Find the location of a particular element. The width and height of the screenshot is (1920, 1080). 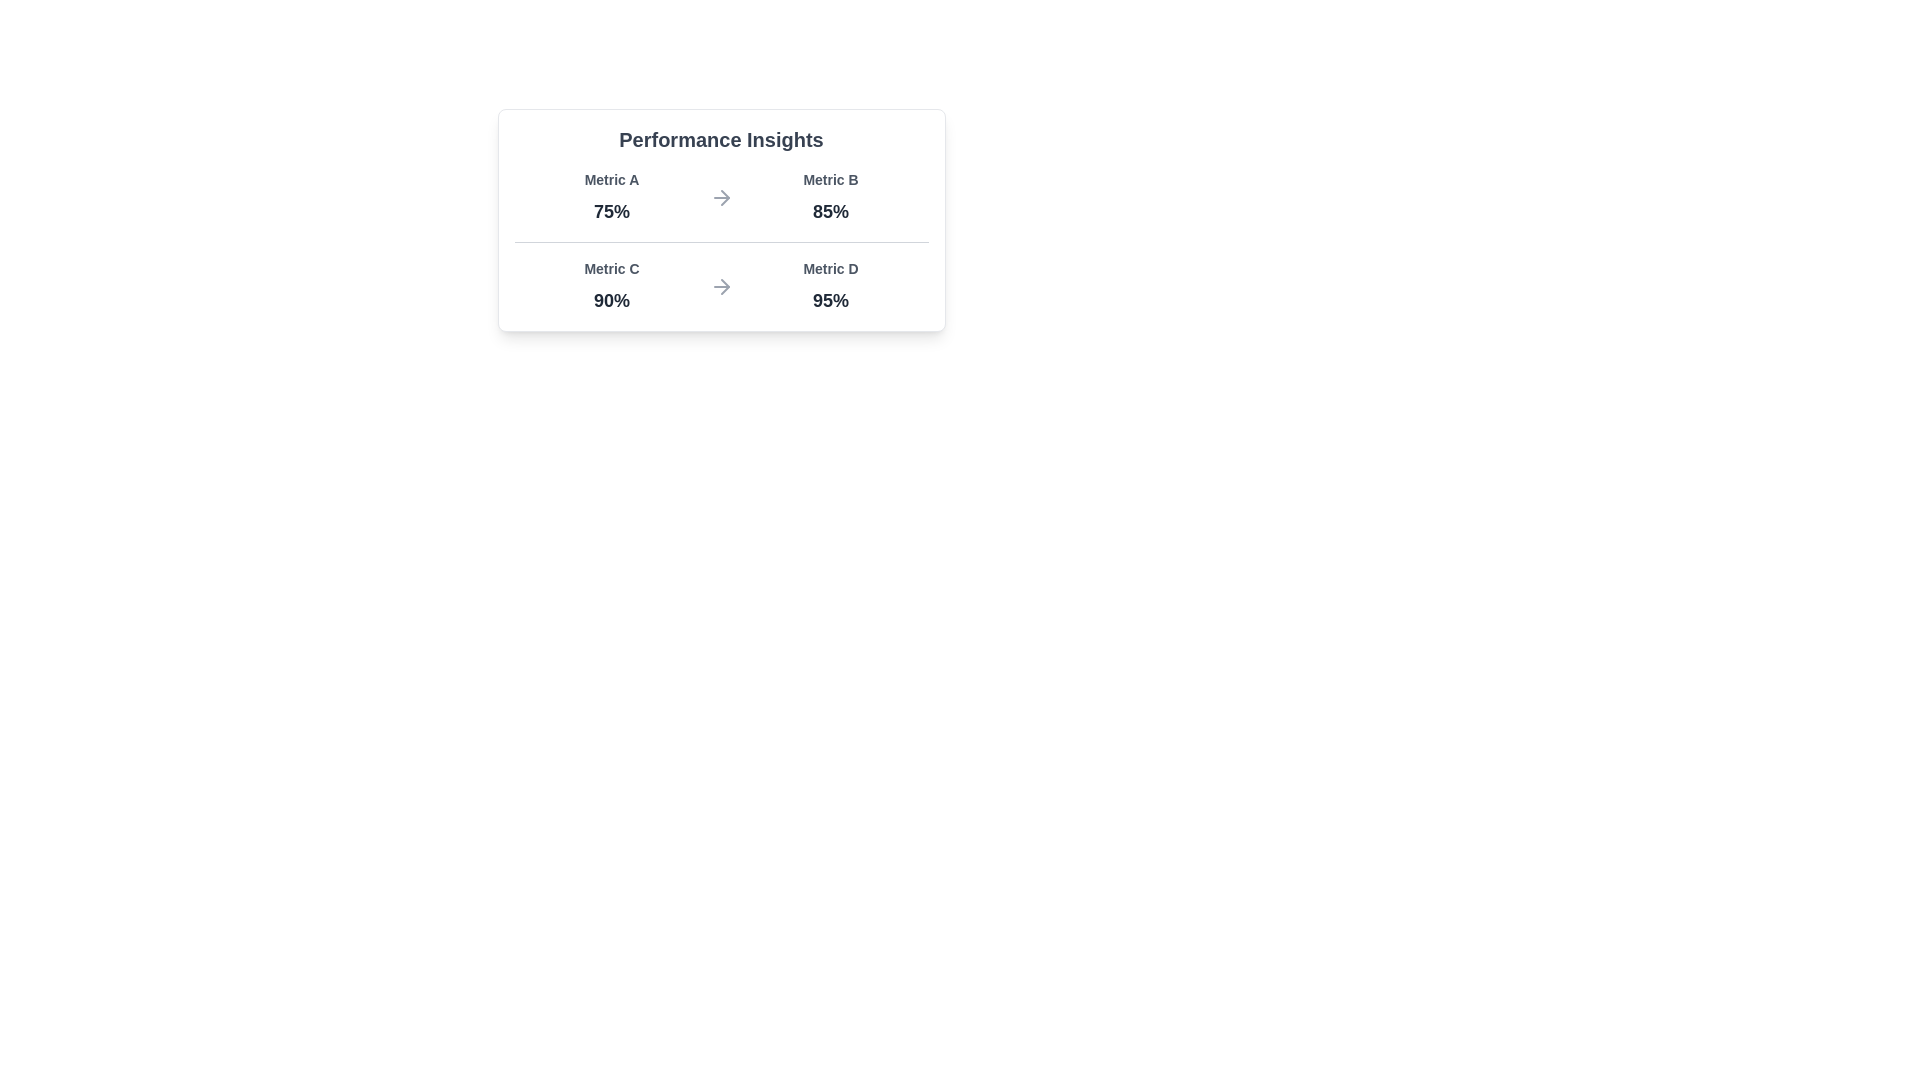

the text label indicating the performance metric value for 'Metric D', which shows '95%' and is located in the second row, rightmost in the row under 'Metric D' is located at coordinates (830, 300).